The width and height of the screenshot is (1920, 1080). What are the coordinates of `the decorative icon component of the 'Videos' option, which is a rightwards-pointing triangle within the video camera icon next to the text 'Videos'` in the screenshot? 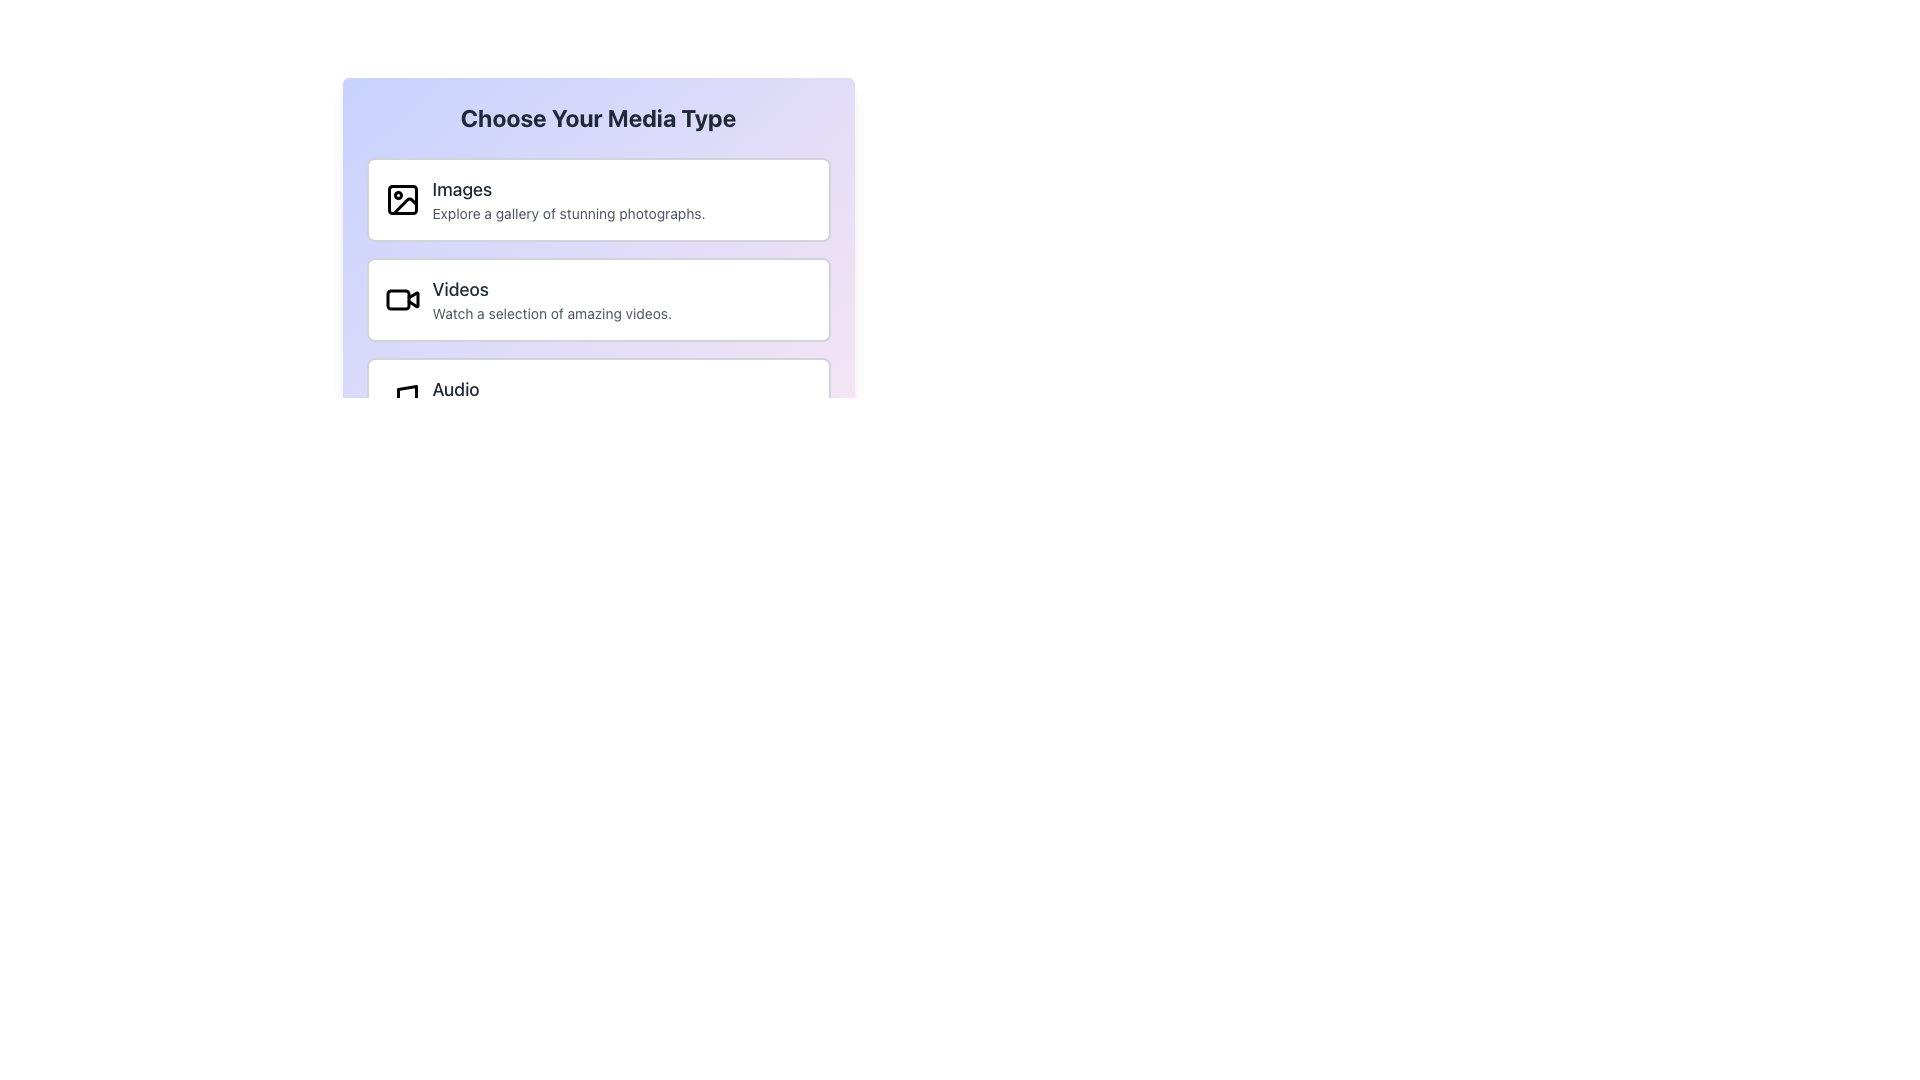 It's located at (411, 299).